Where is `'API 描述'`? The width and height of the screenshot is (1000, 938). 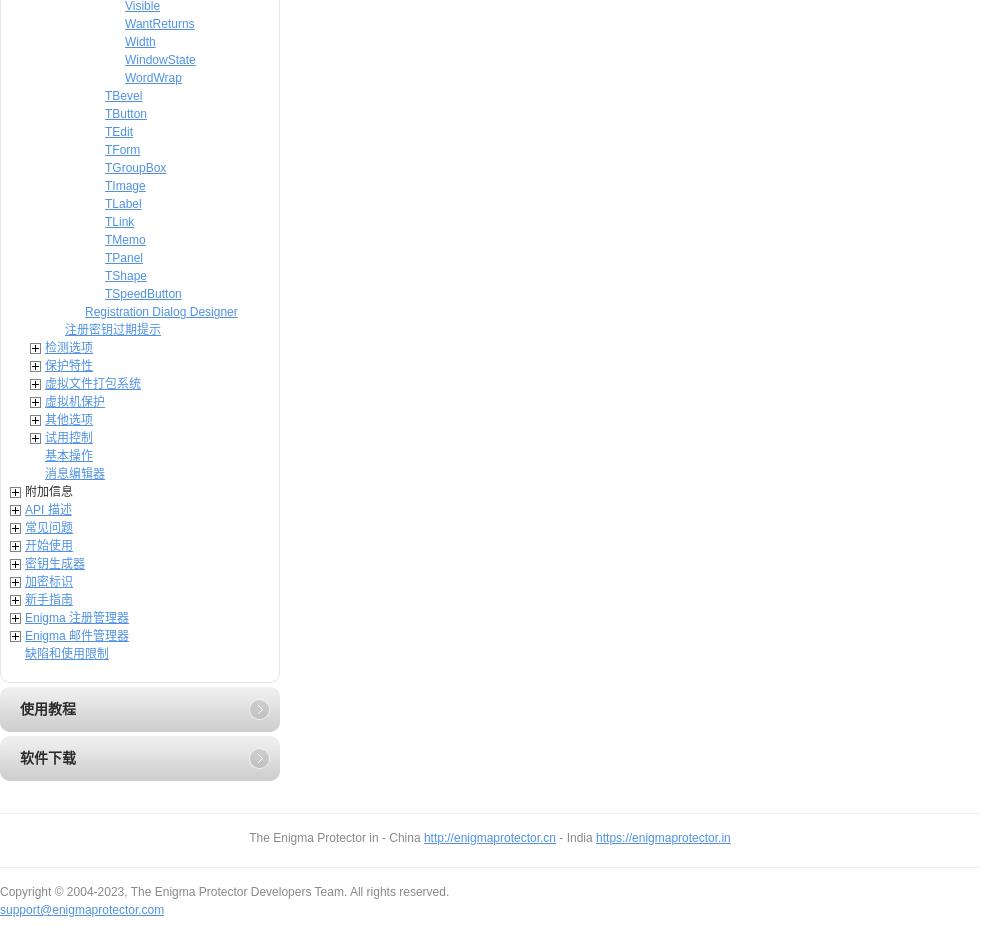
'API 描述' is located at coordinates (48, 508).